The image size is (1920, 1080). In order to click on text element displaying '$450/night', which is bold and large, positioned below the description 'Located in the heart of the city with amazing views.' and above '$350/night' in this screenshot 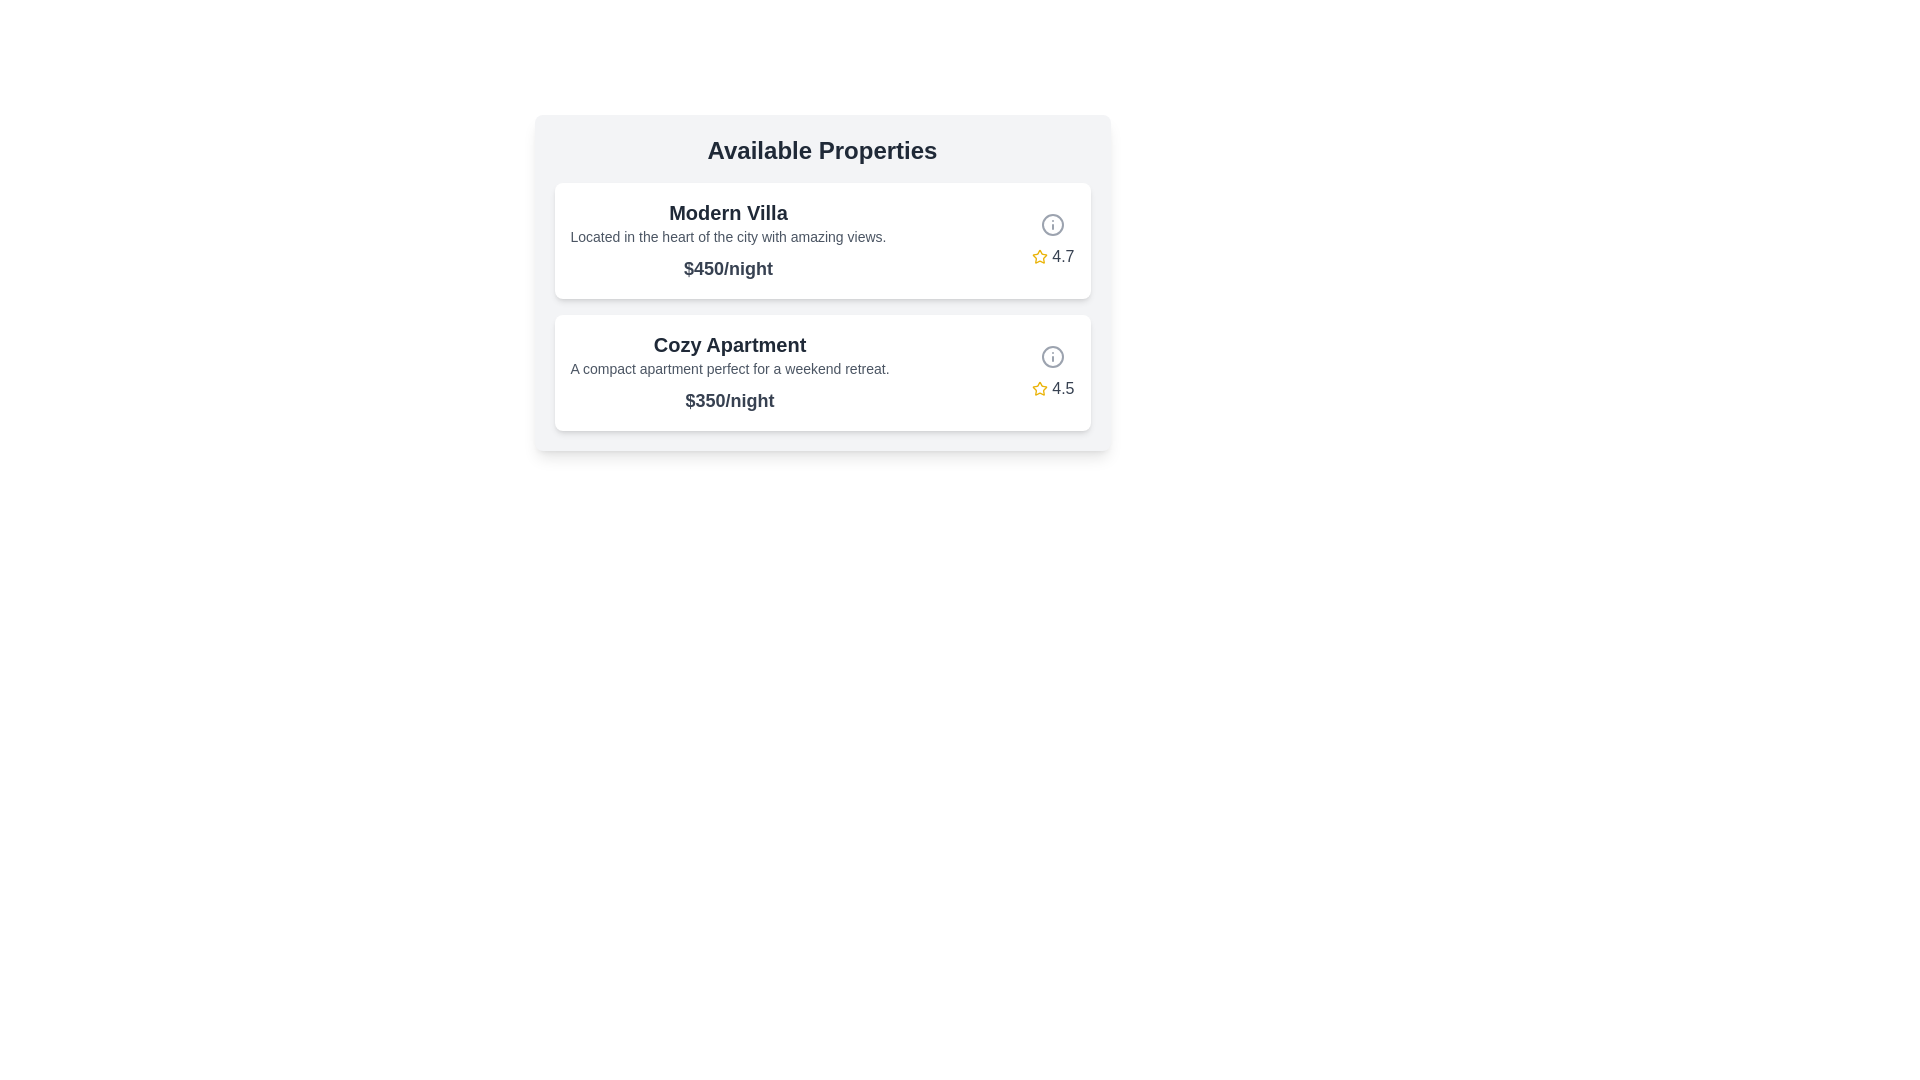, I will do `click(727, 268)`.